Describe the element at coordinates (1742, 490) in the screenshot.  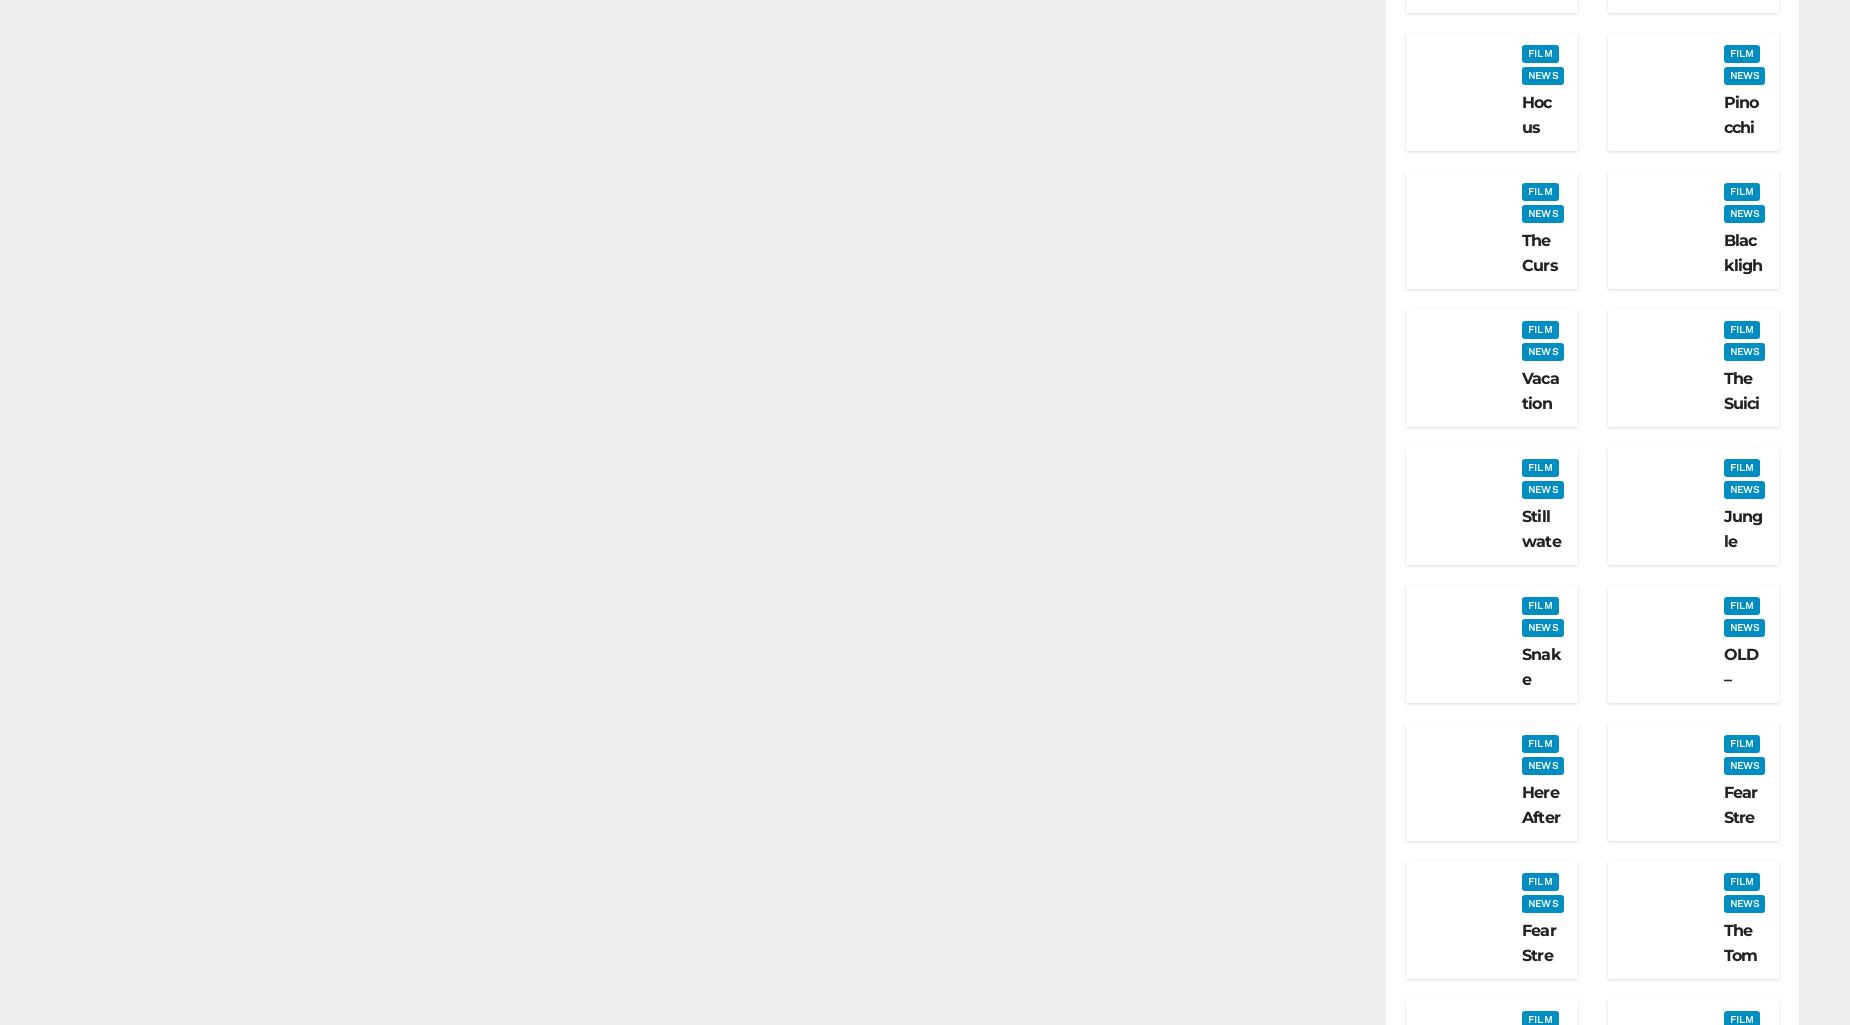
I see `'The Suicide Squad (2021) – Film Review'` at that location.